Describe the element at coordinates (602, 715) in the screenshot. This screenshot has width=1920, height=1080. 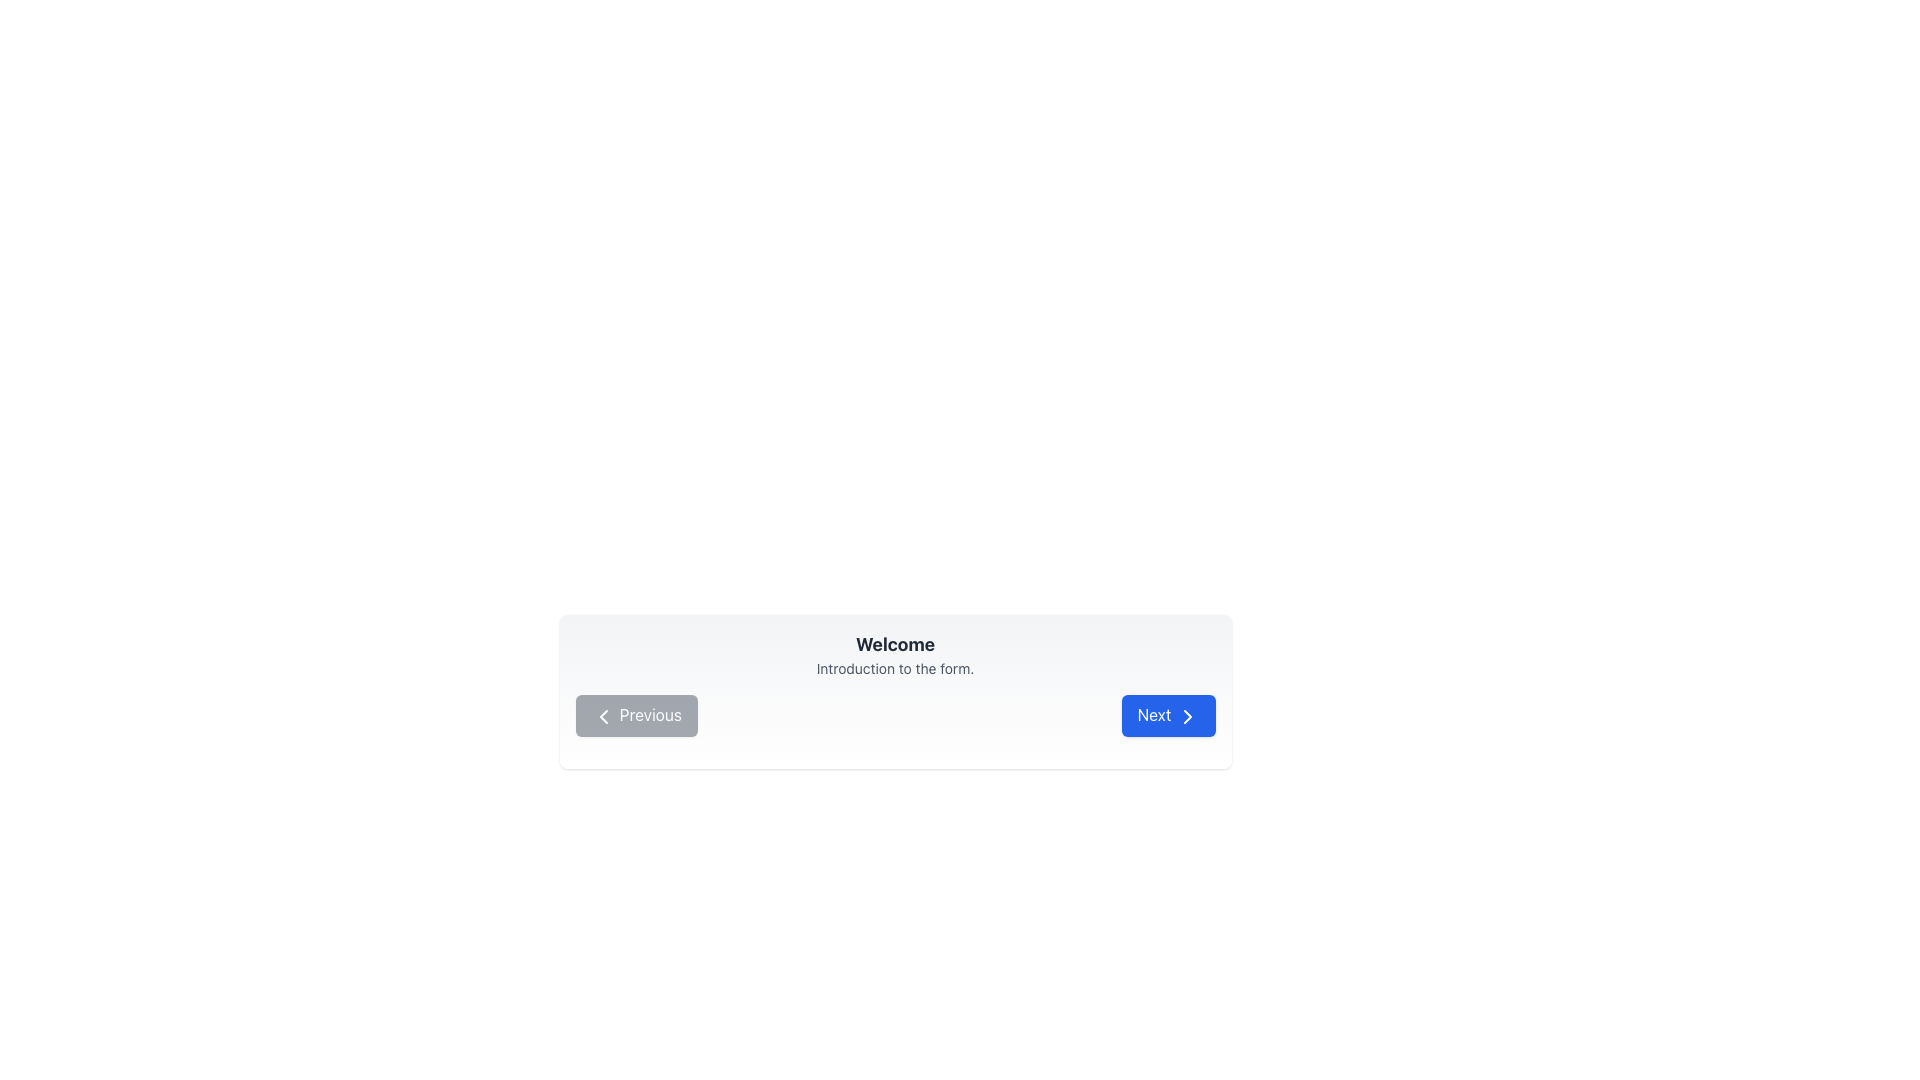
I see `the leftward-pointing chevron icon within the gray 'Previous' button located at the bottom-left side of the navigation controls section` at that location.